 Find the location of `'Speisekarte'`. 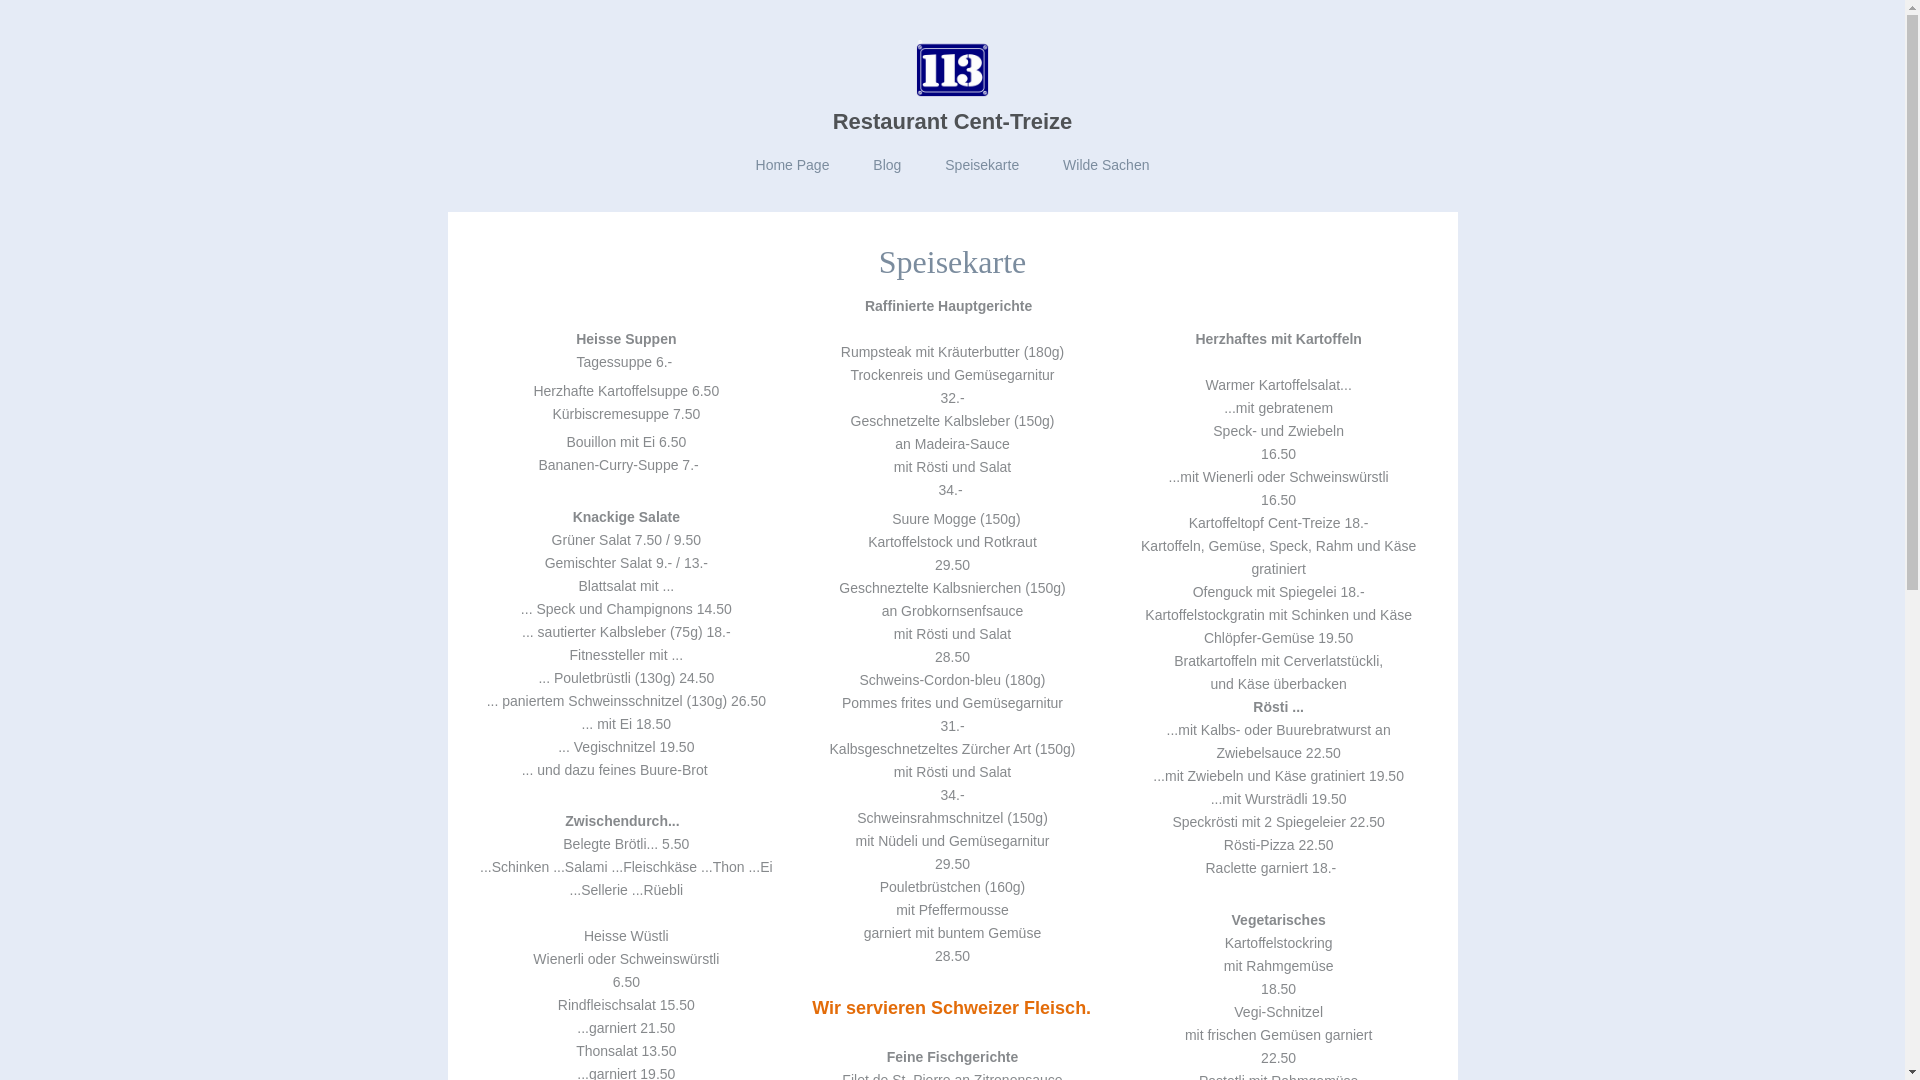

'Speisekarte' is located at coordinates (982, 164).